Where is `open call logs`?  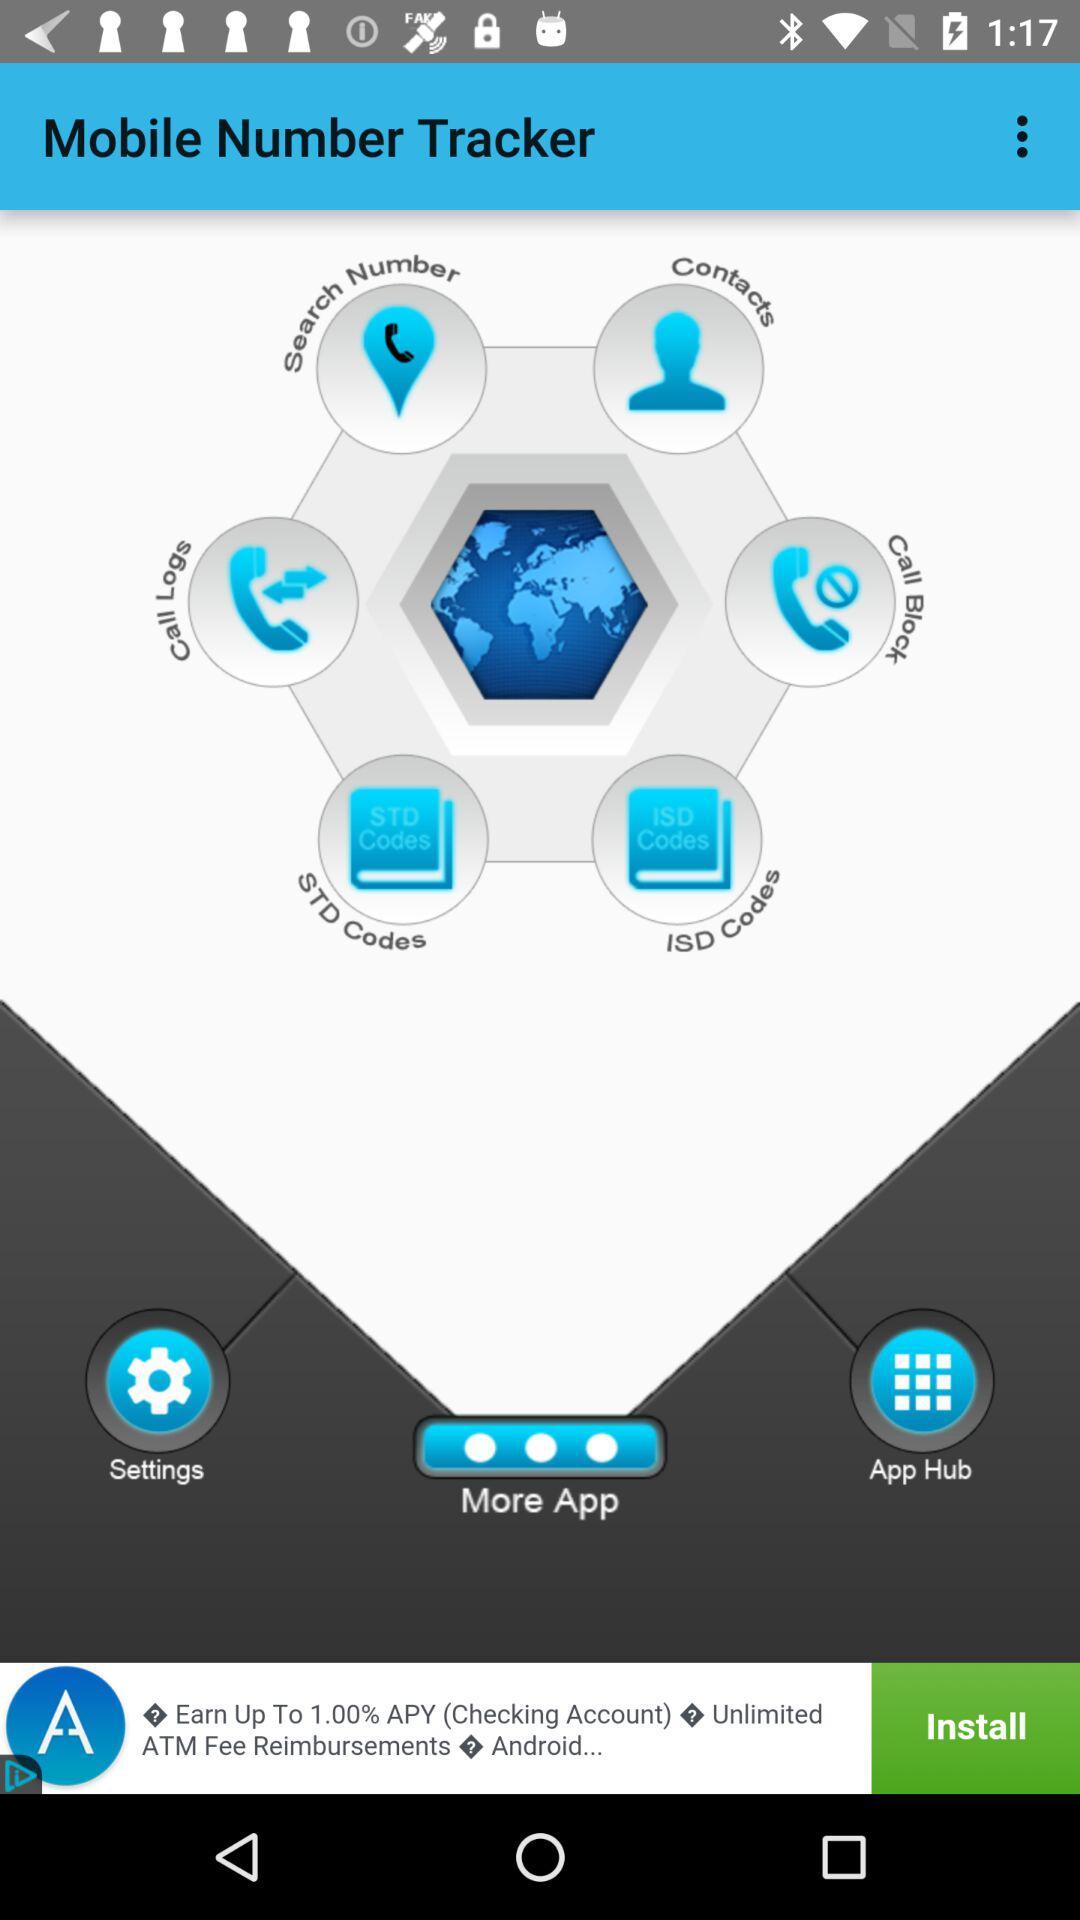
open call logs is located at coordinates (277, 597).